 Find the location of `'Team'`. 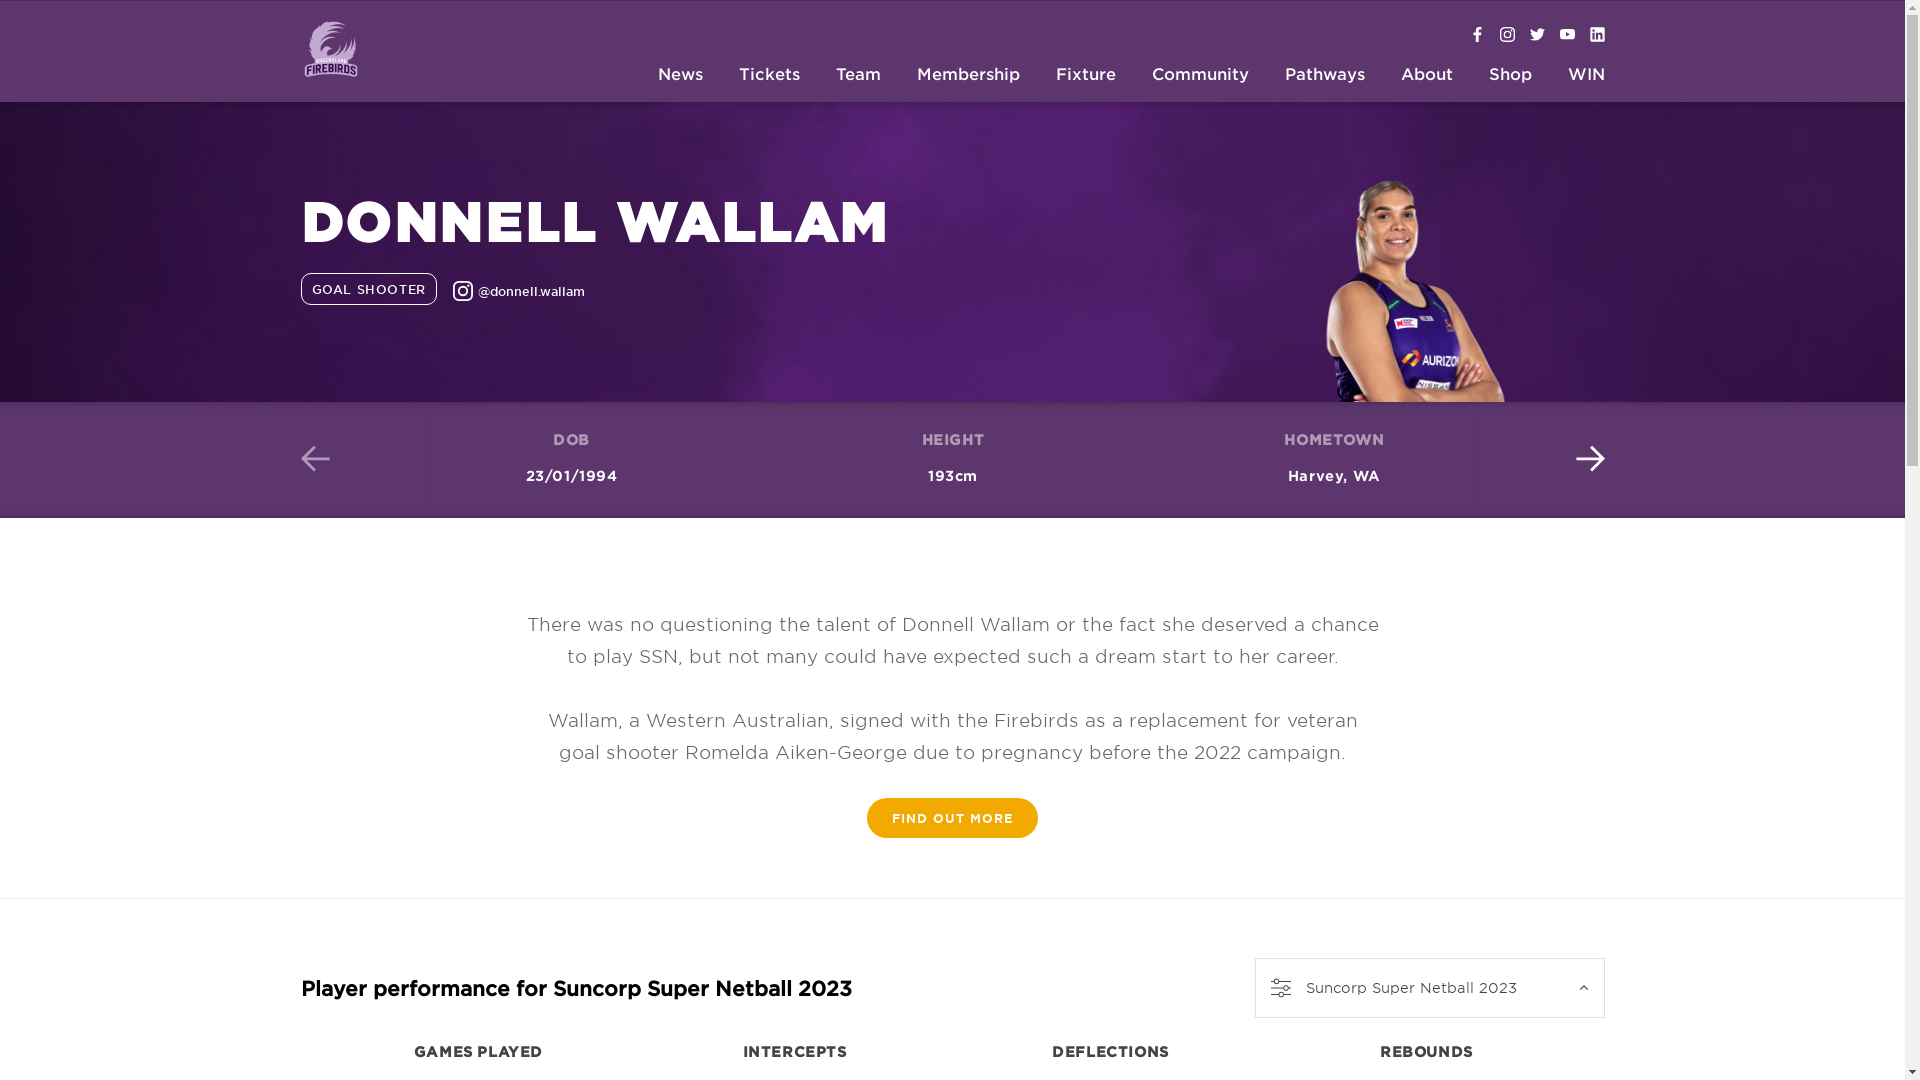

'Team' is located at coordinates (857, 75).